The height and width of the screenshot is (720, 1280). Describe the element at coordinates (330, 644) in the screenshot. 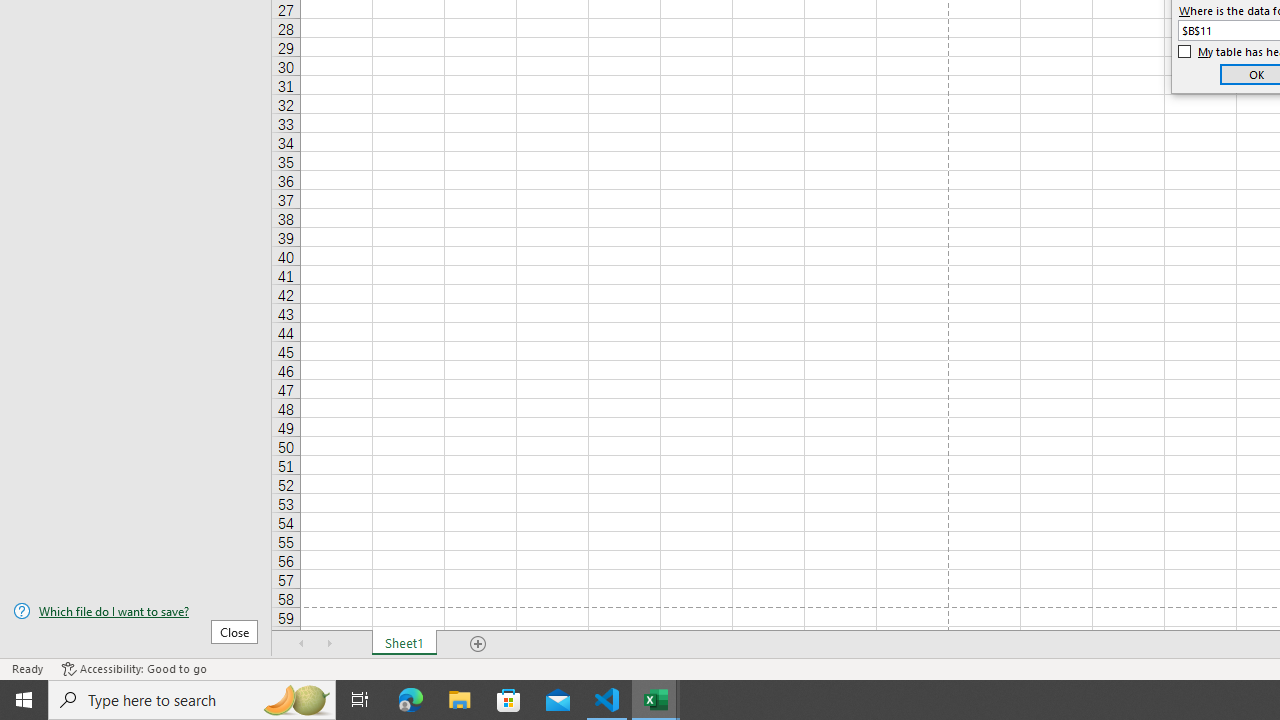

I see `'Scroll Right'` at that location.